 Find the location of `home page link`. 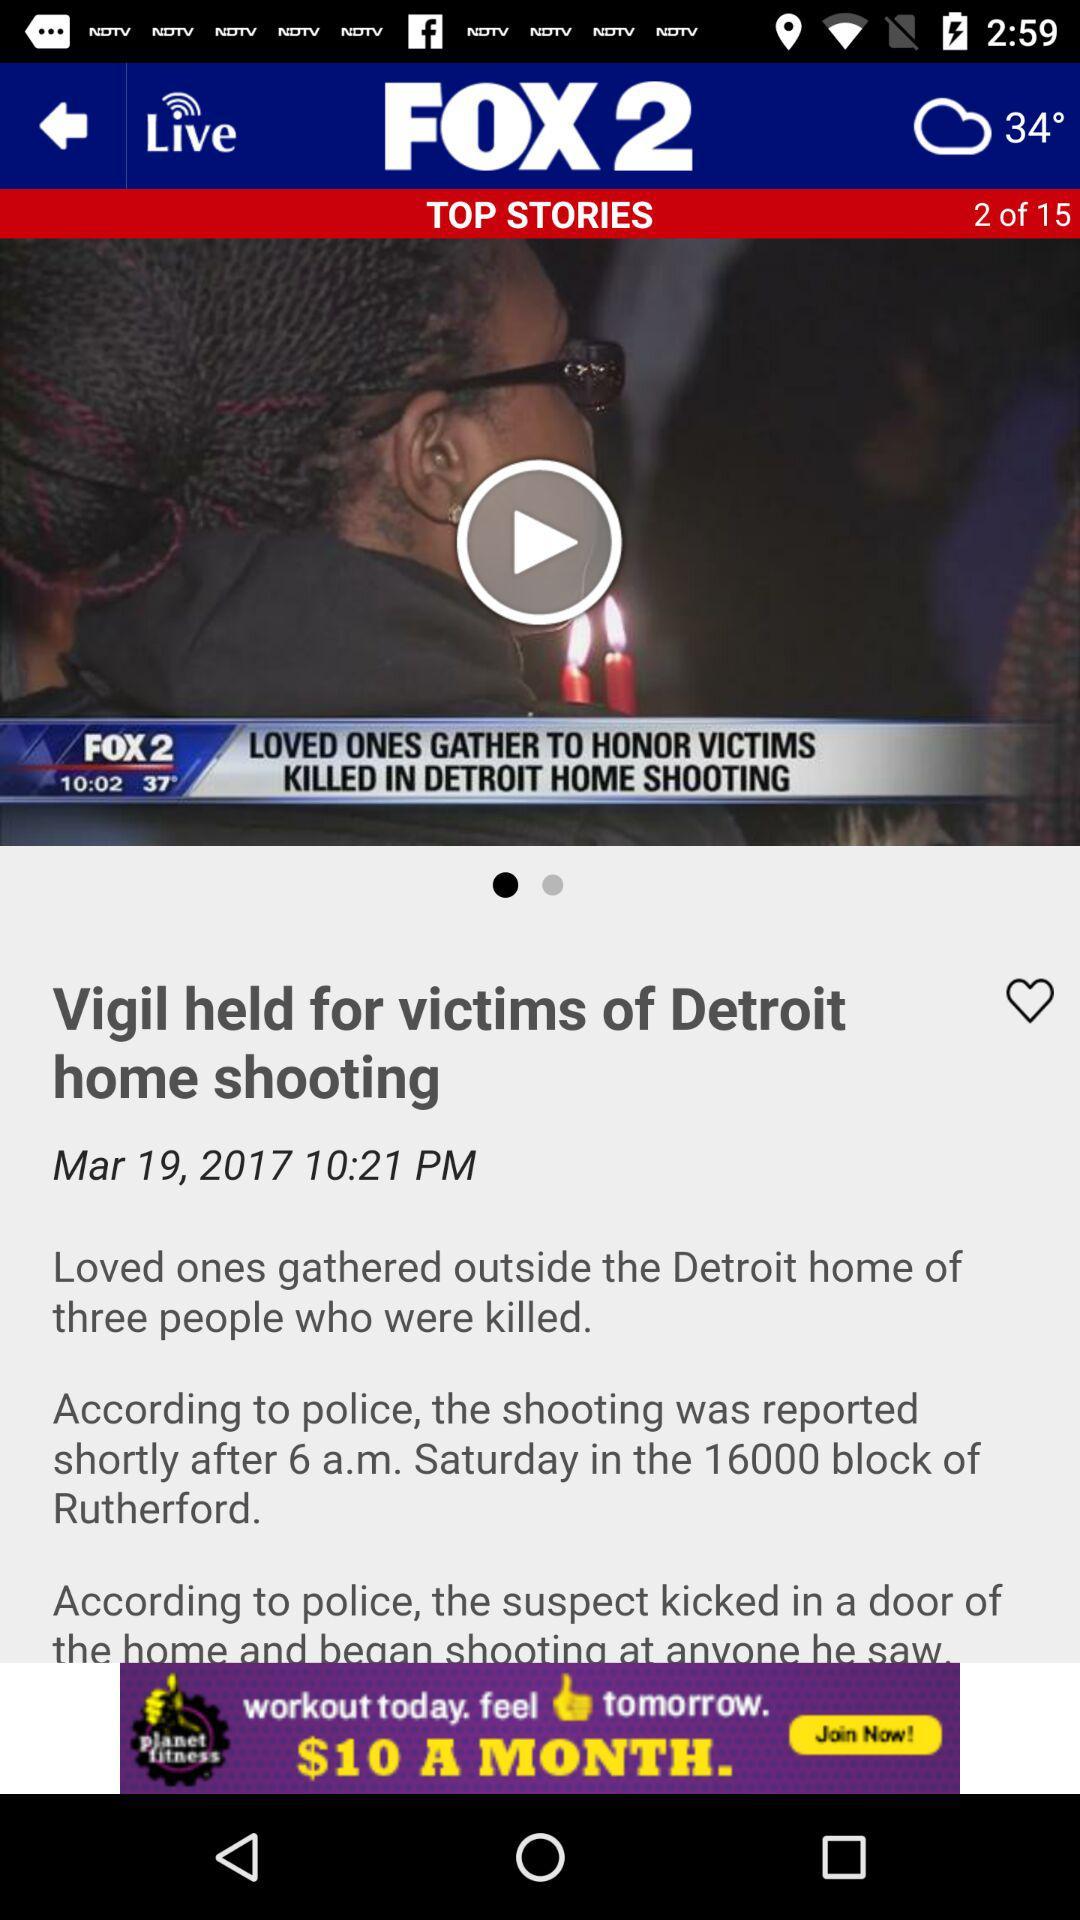

home page link is located at coordinates (540, 124).